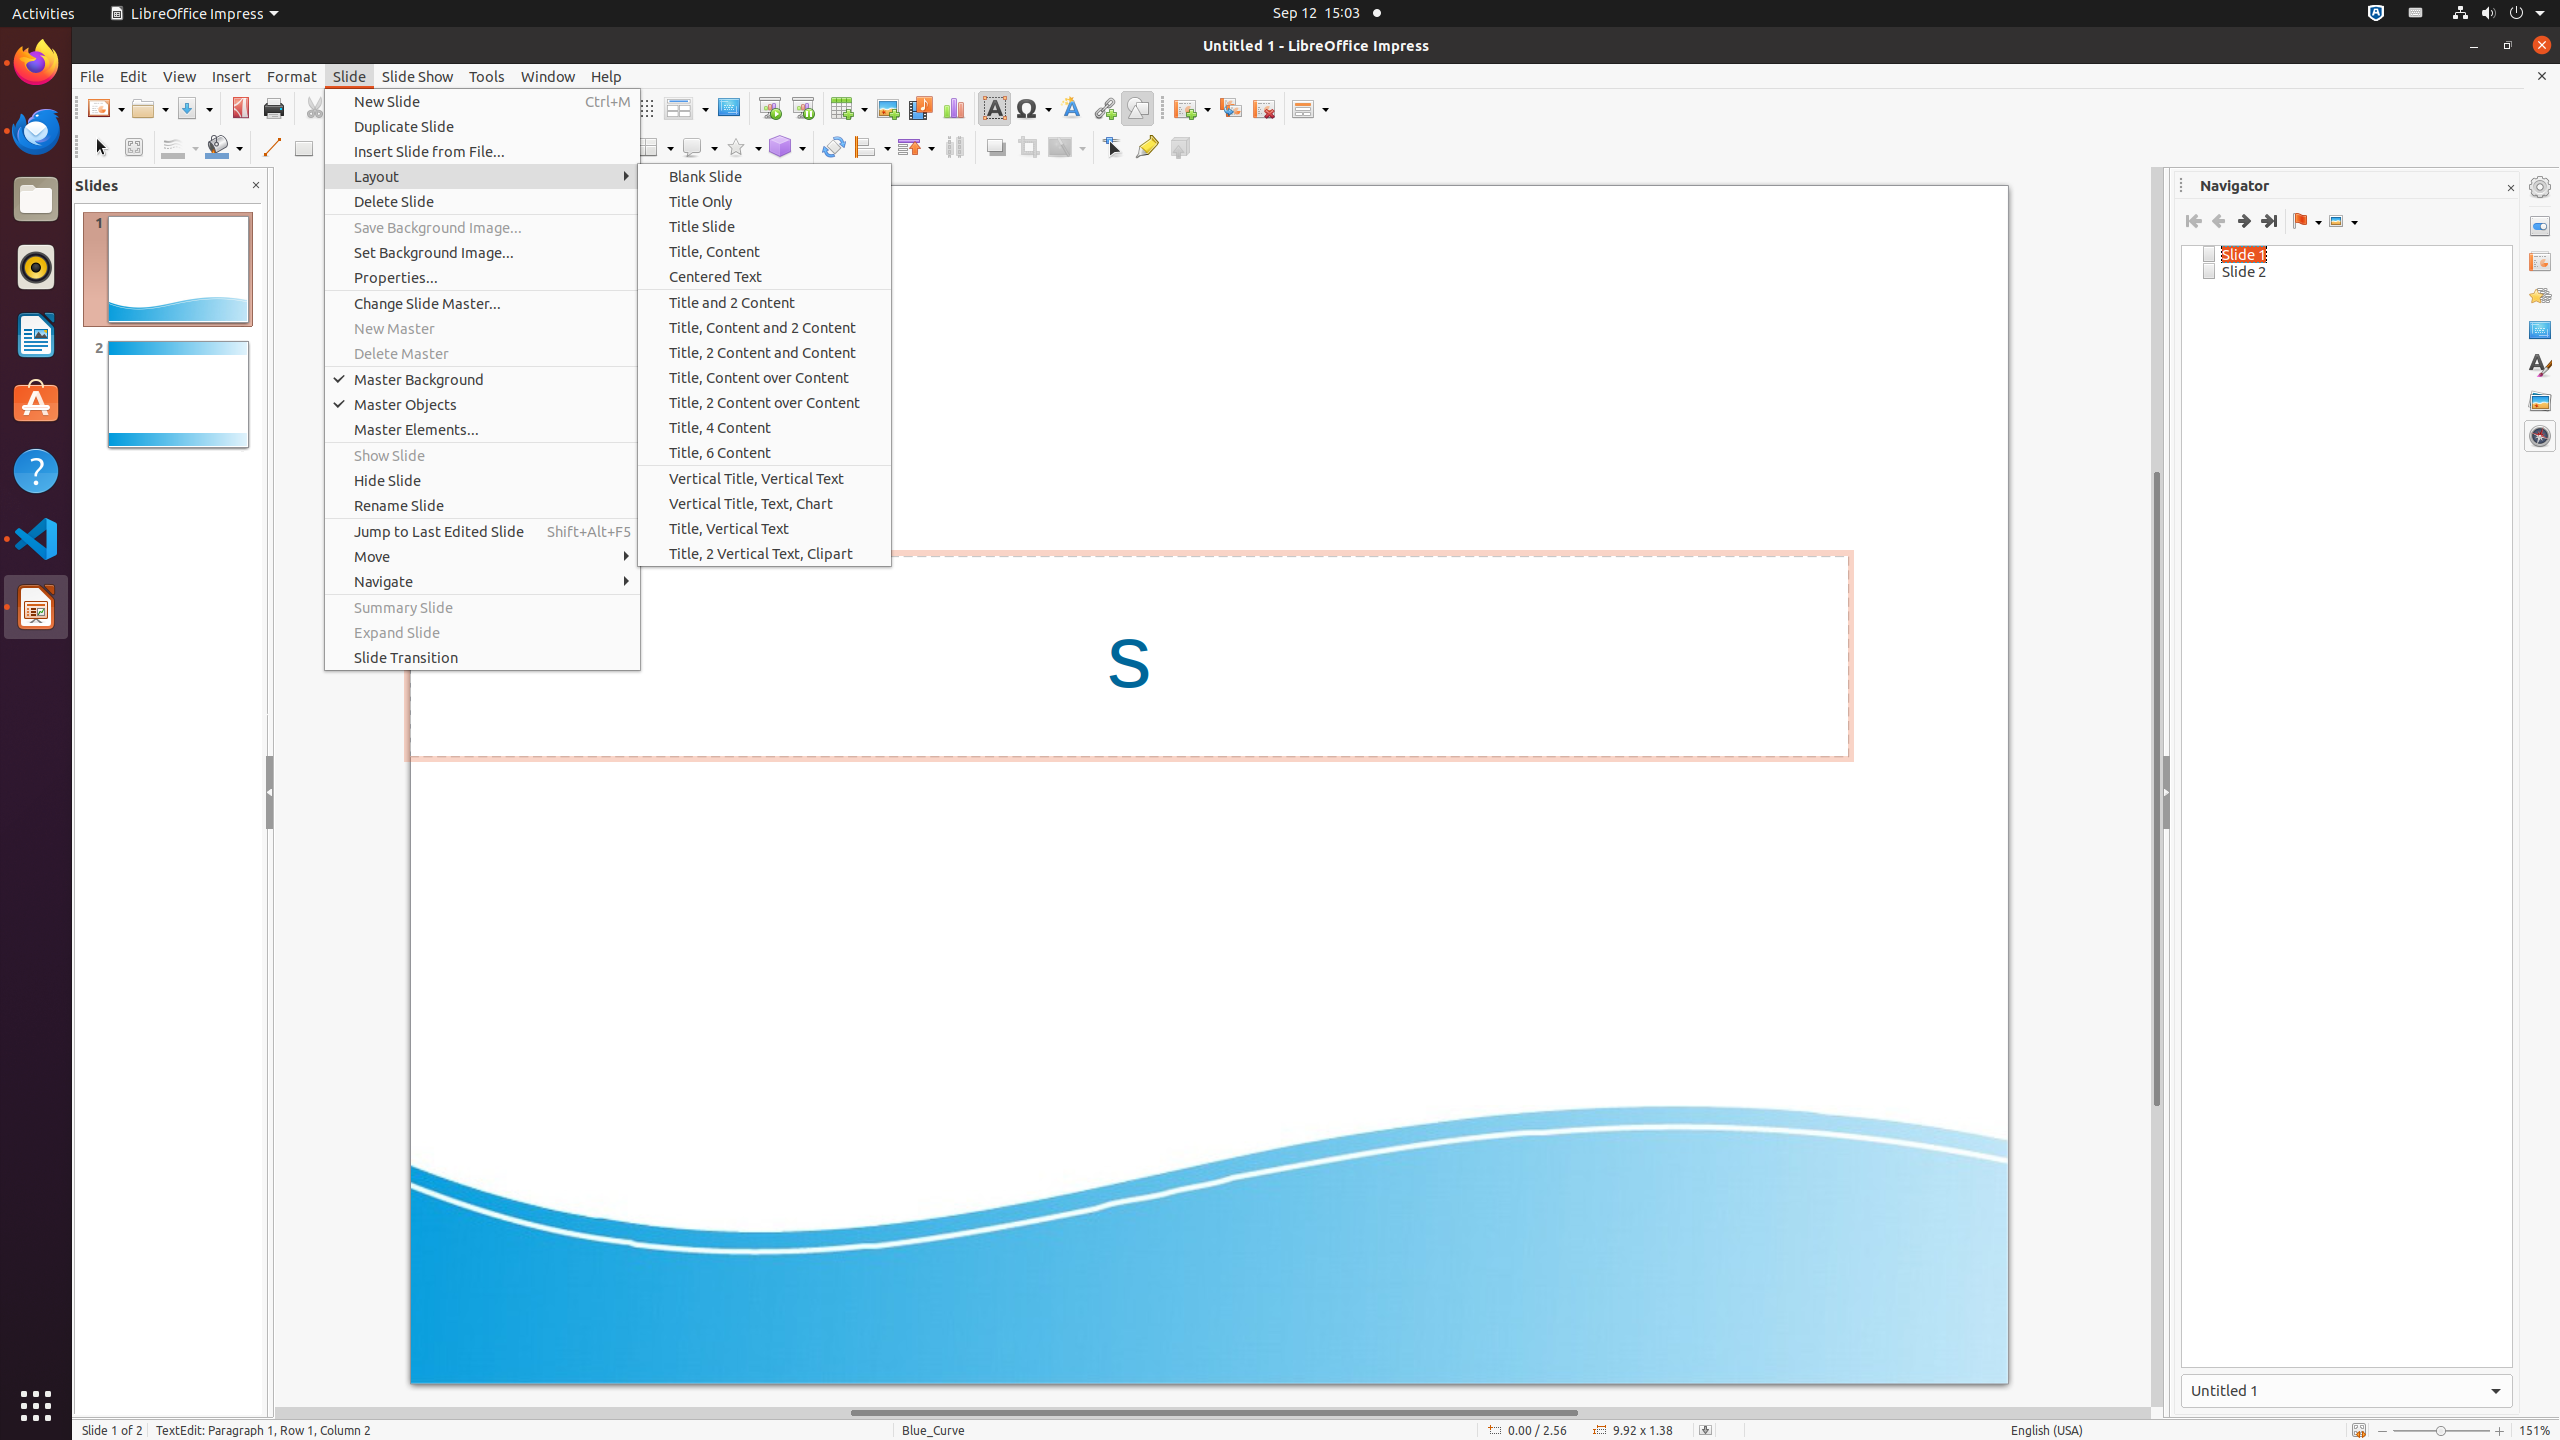 This screenshot has height=1440, width=2560. What do you see at coordinates (481, 555) in the screenshot?
I see `'Move'` at bounding box center [481, 555].